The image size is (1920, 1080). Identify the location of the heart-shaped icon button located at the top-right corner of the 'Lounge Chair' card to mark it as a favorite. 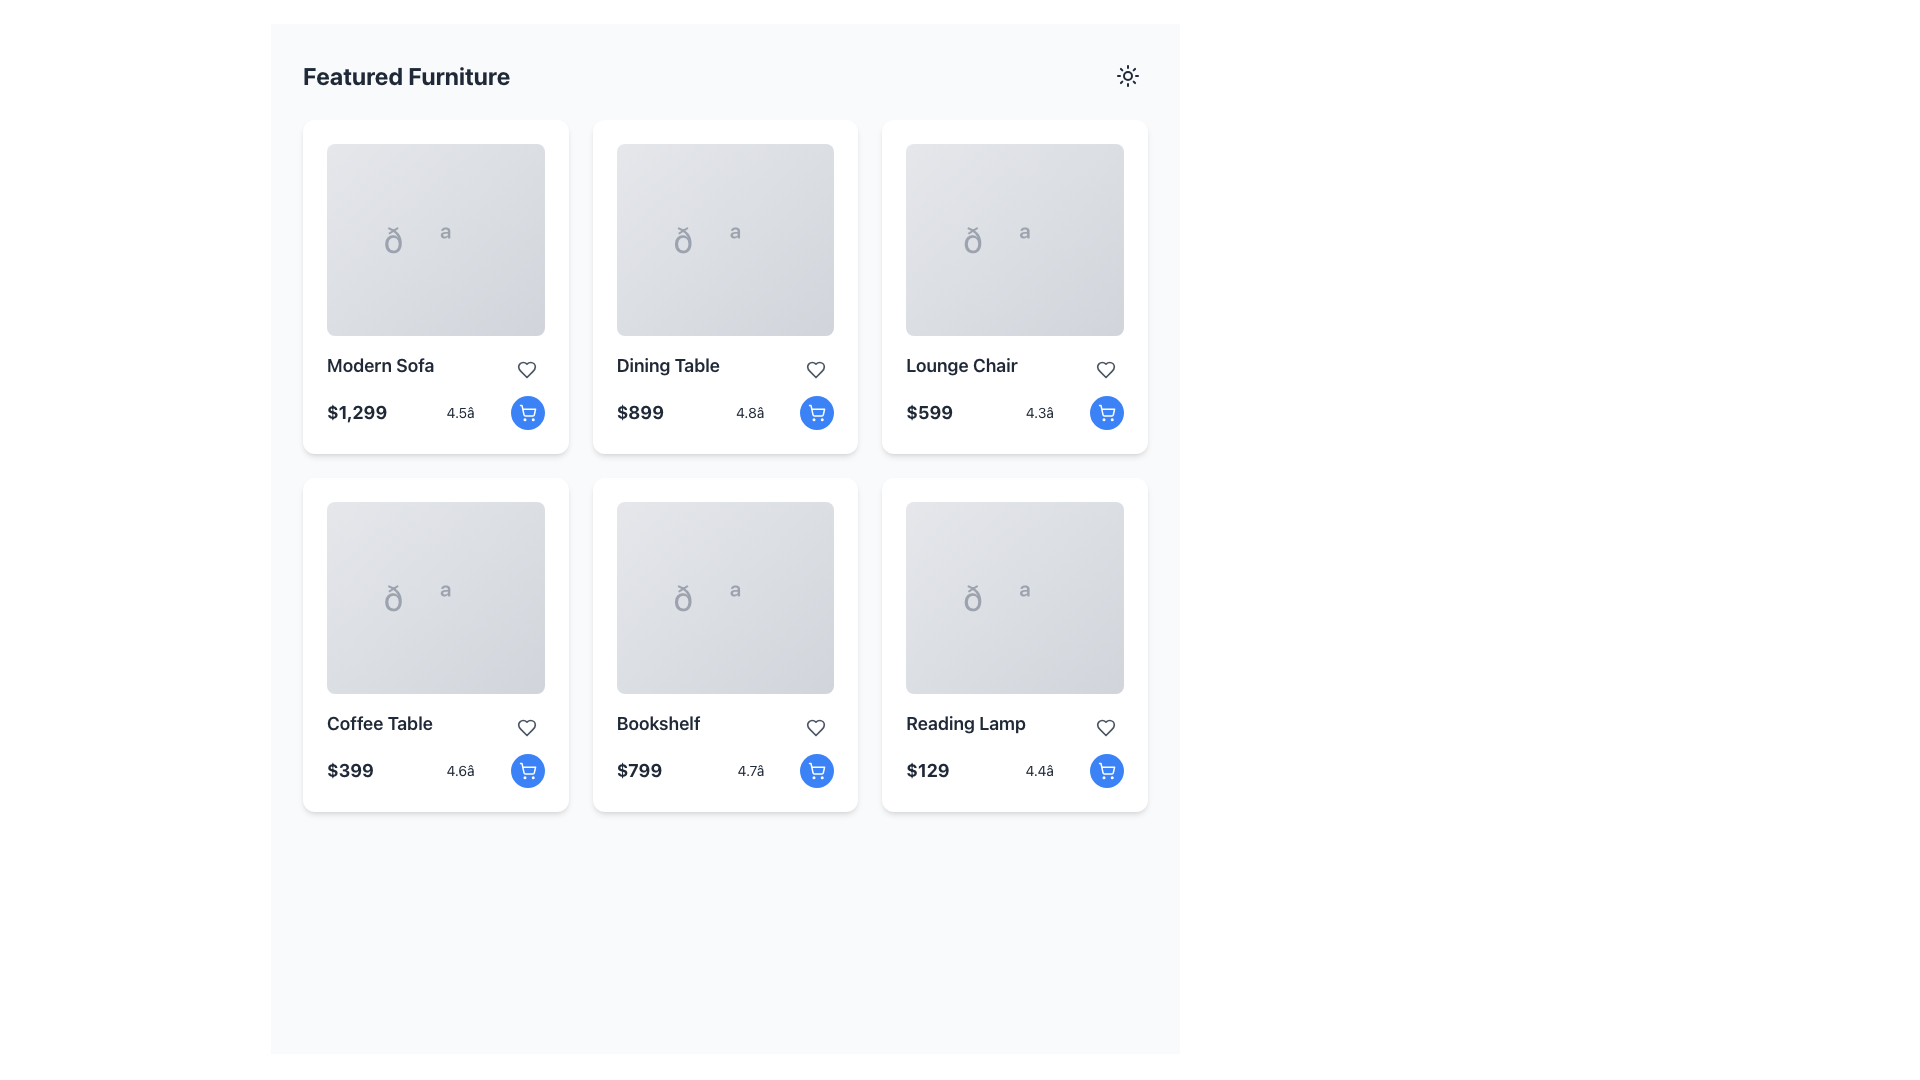
(1104, 370).